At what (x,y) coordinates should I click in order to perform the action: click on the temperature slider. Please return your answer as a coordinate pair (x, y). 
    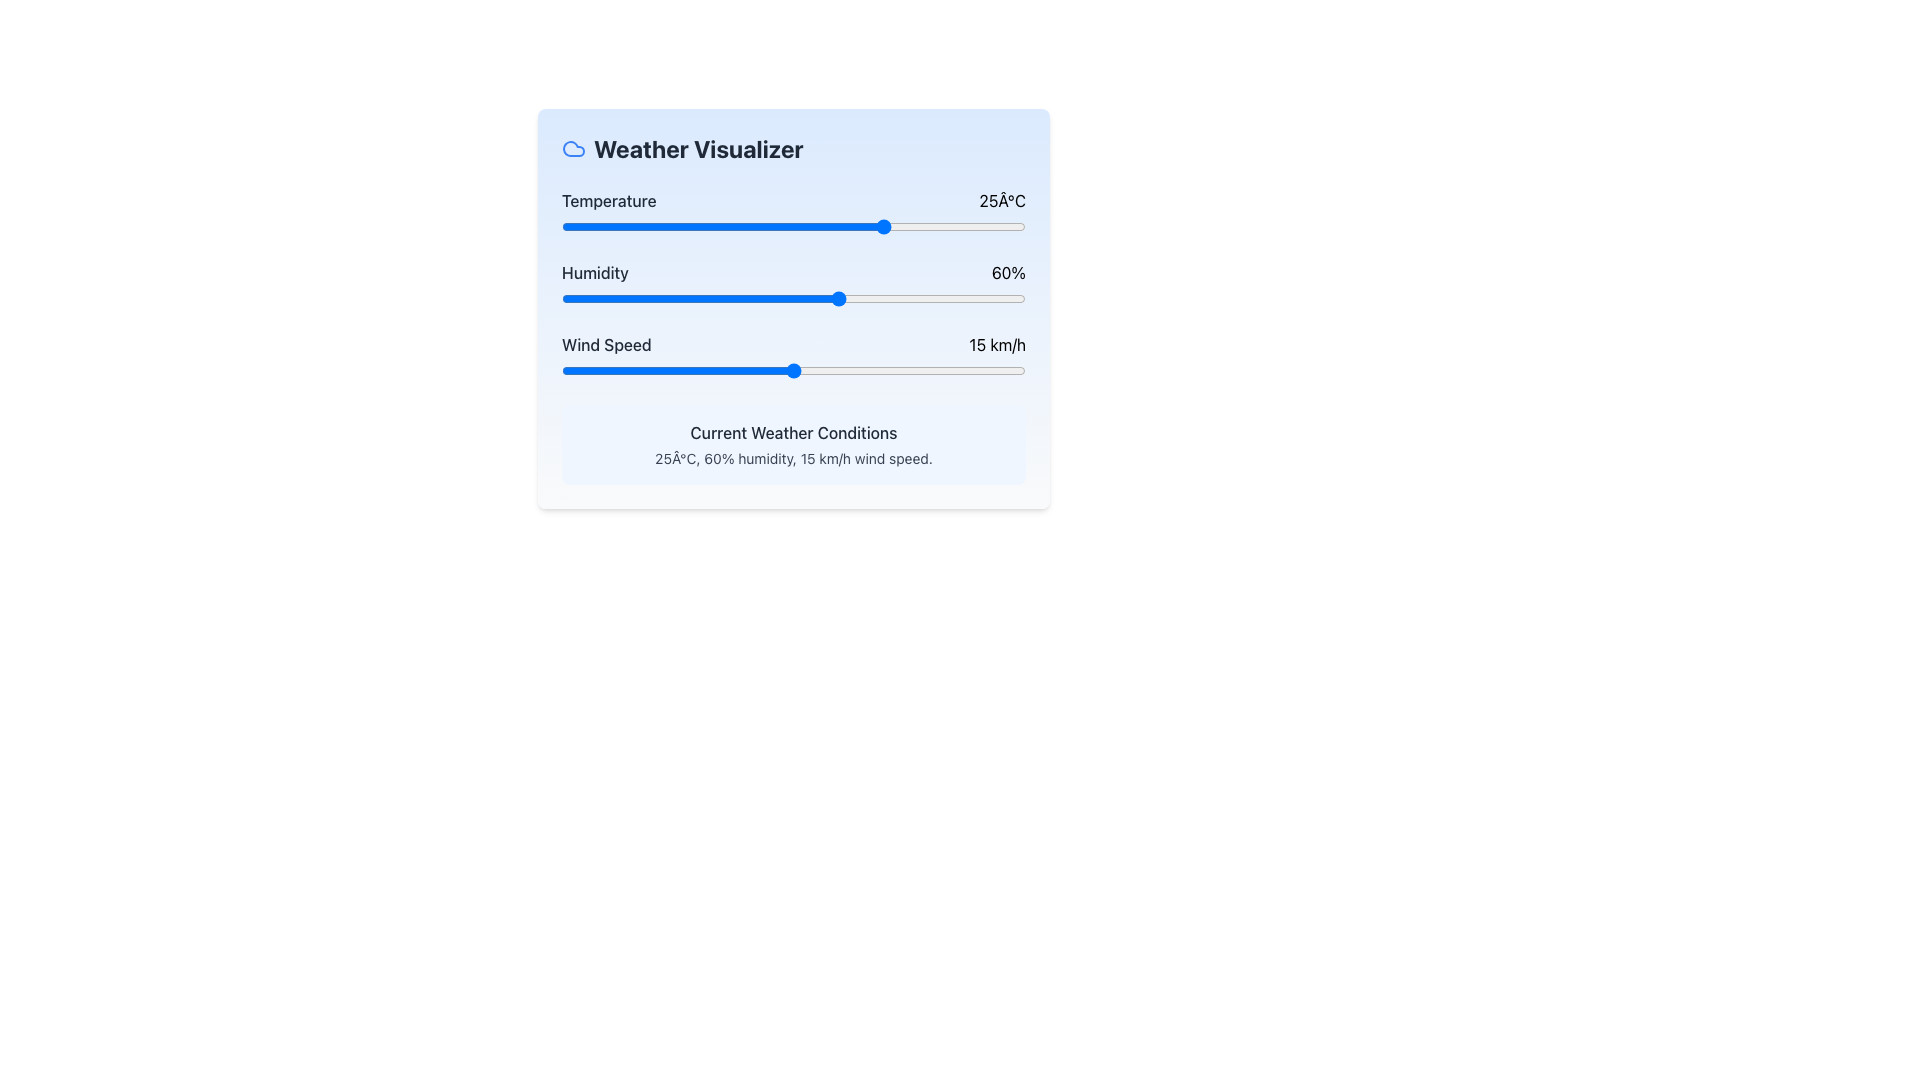
    Looking at the image, I should click on (682, 226).